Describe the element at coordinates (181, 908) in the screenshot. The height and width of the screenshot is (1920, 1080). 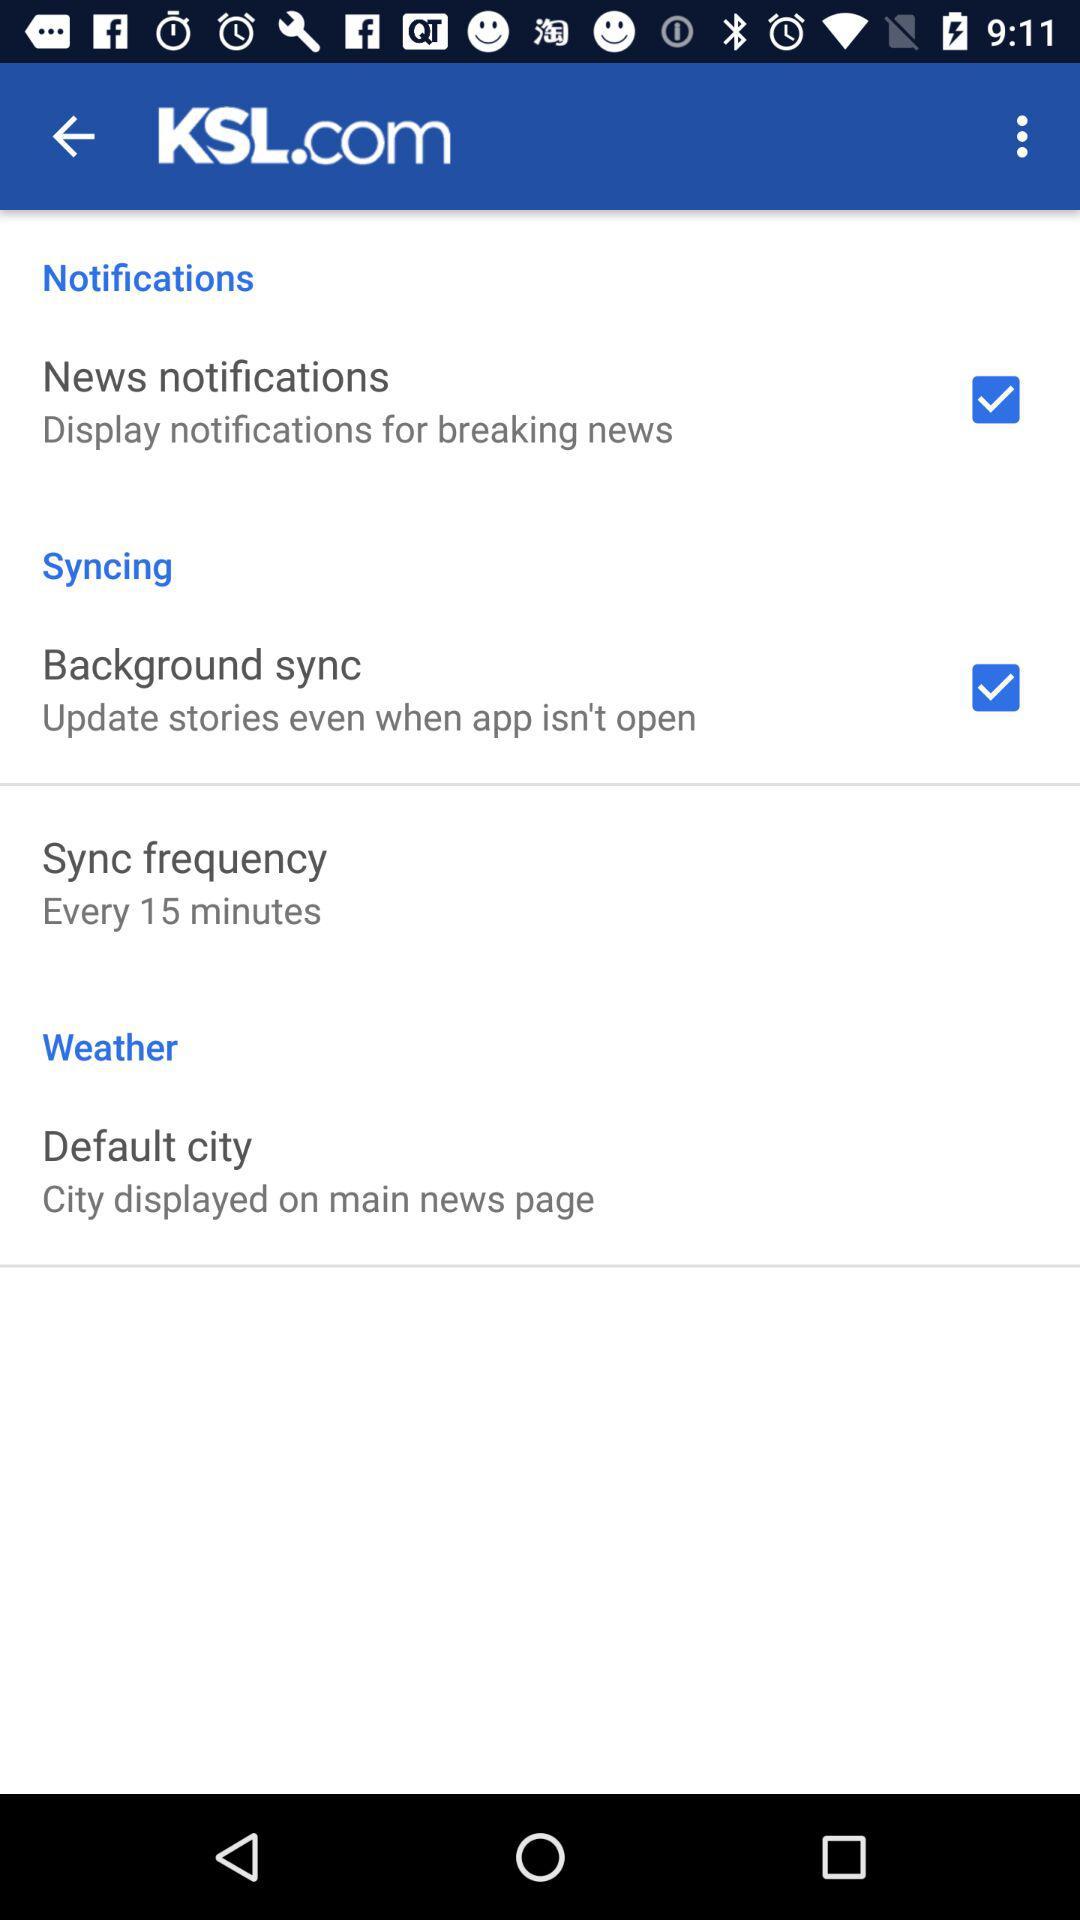
I see `the every 15 minutes` at that location.